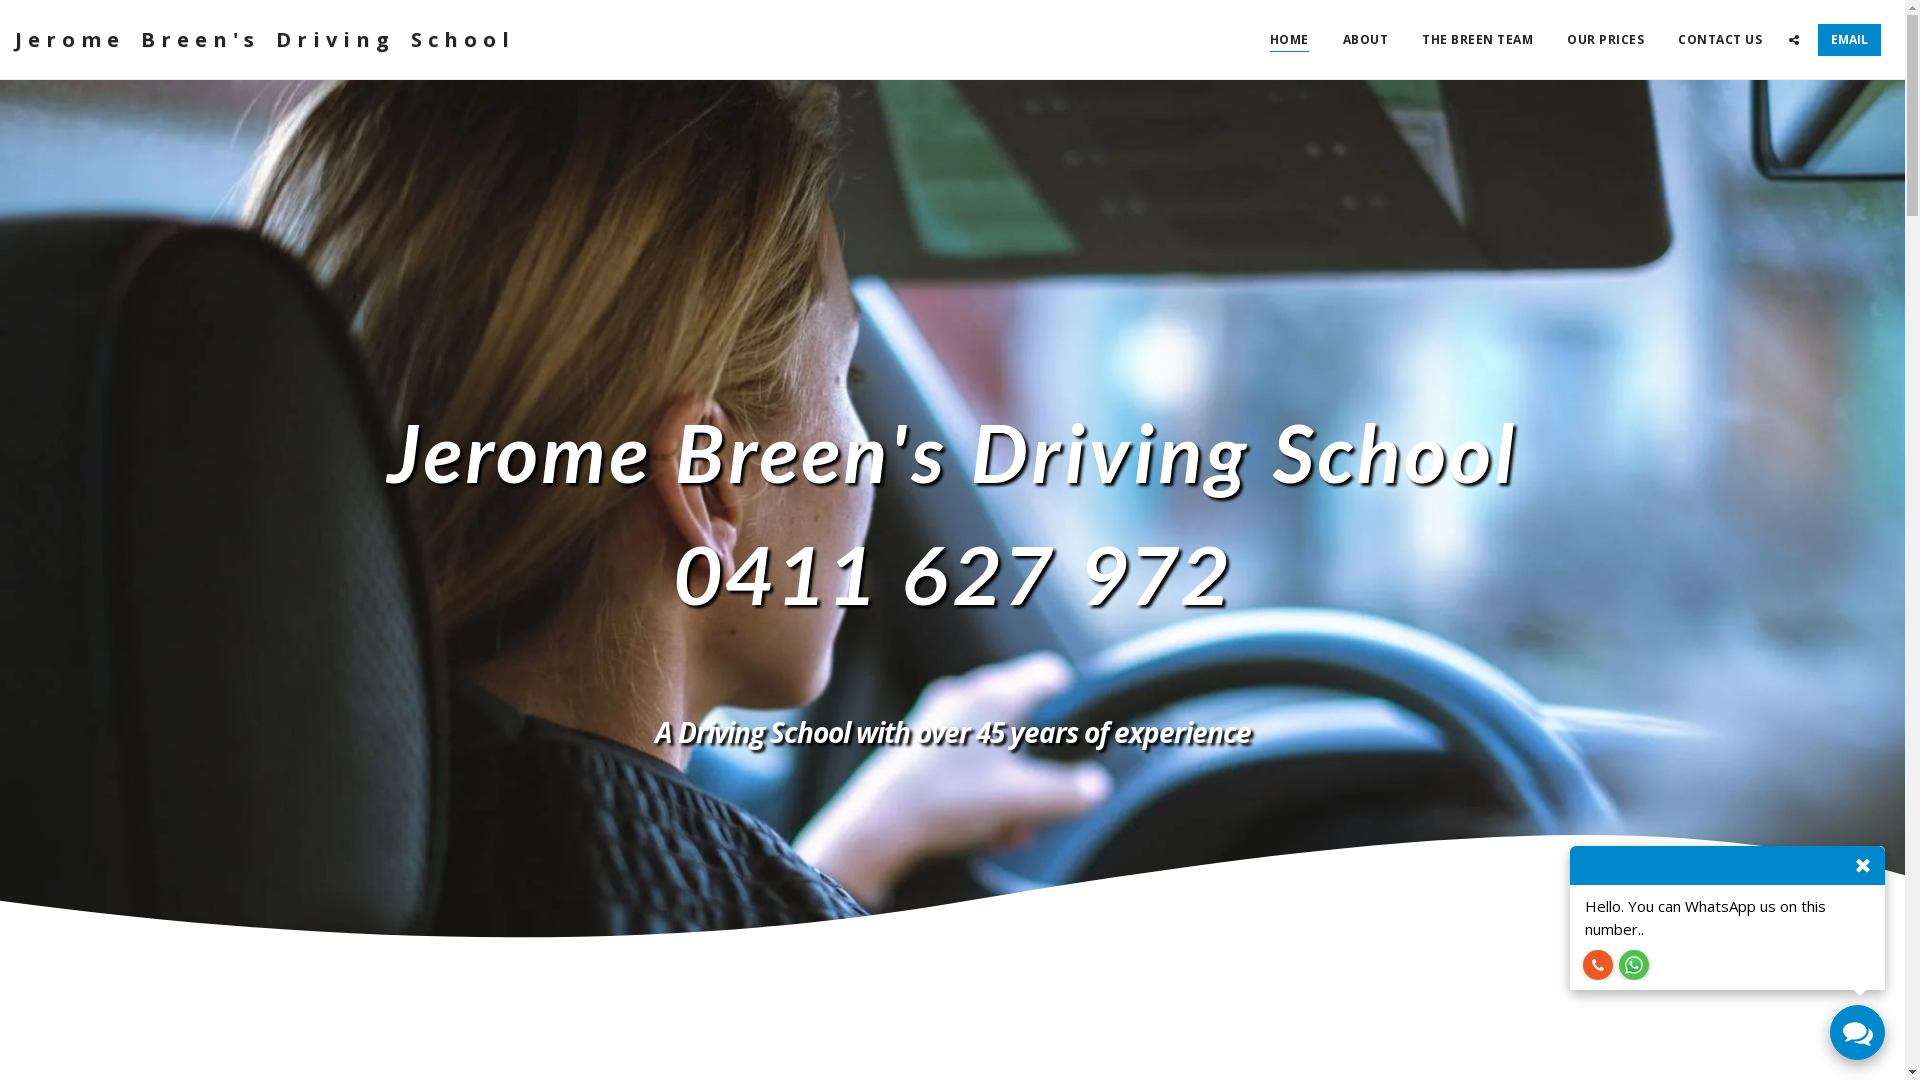 This screenshot has height=1080, width=1920. Describe the element at coordinates (1289, 38) in the screenshot. I see `'HOME'` at that location.